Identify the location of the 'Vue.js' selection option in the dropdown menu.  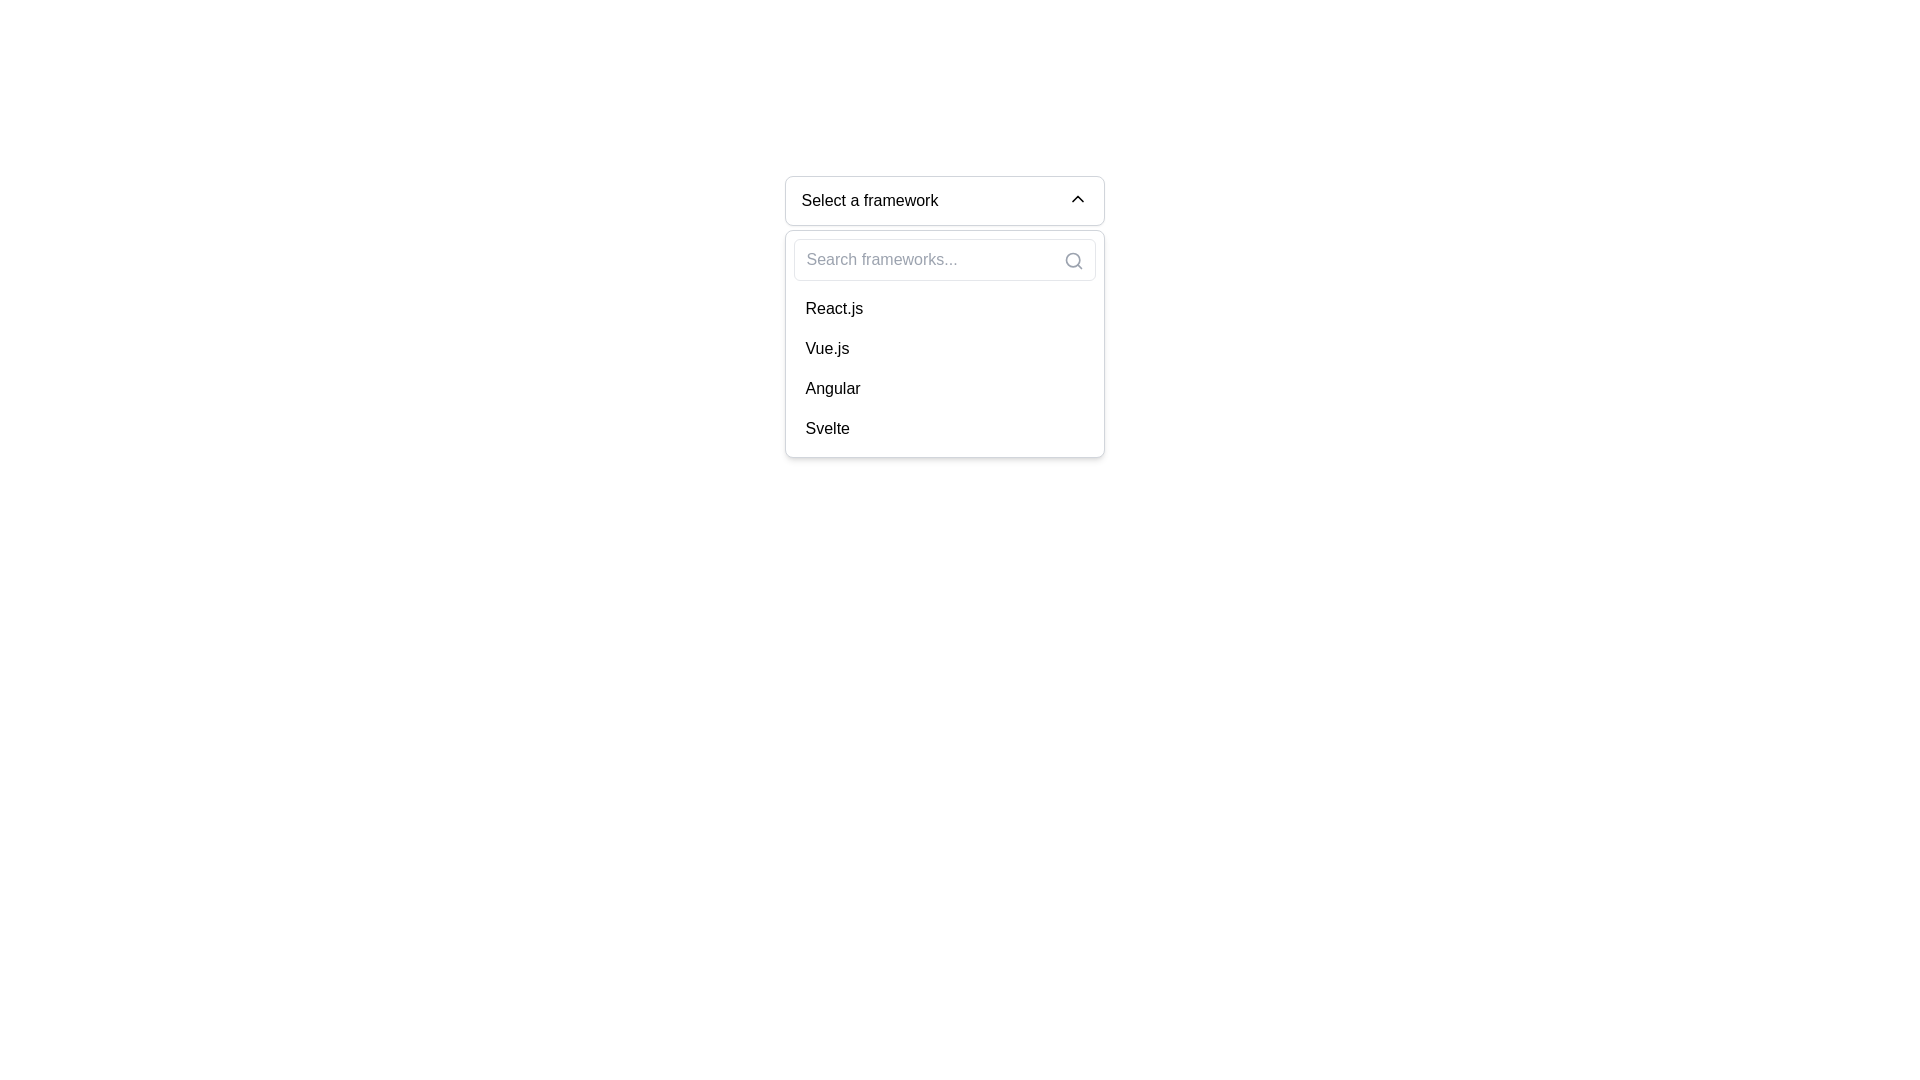
(827, 347).